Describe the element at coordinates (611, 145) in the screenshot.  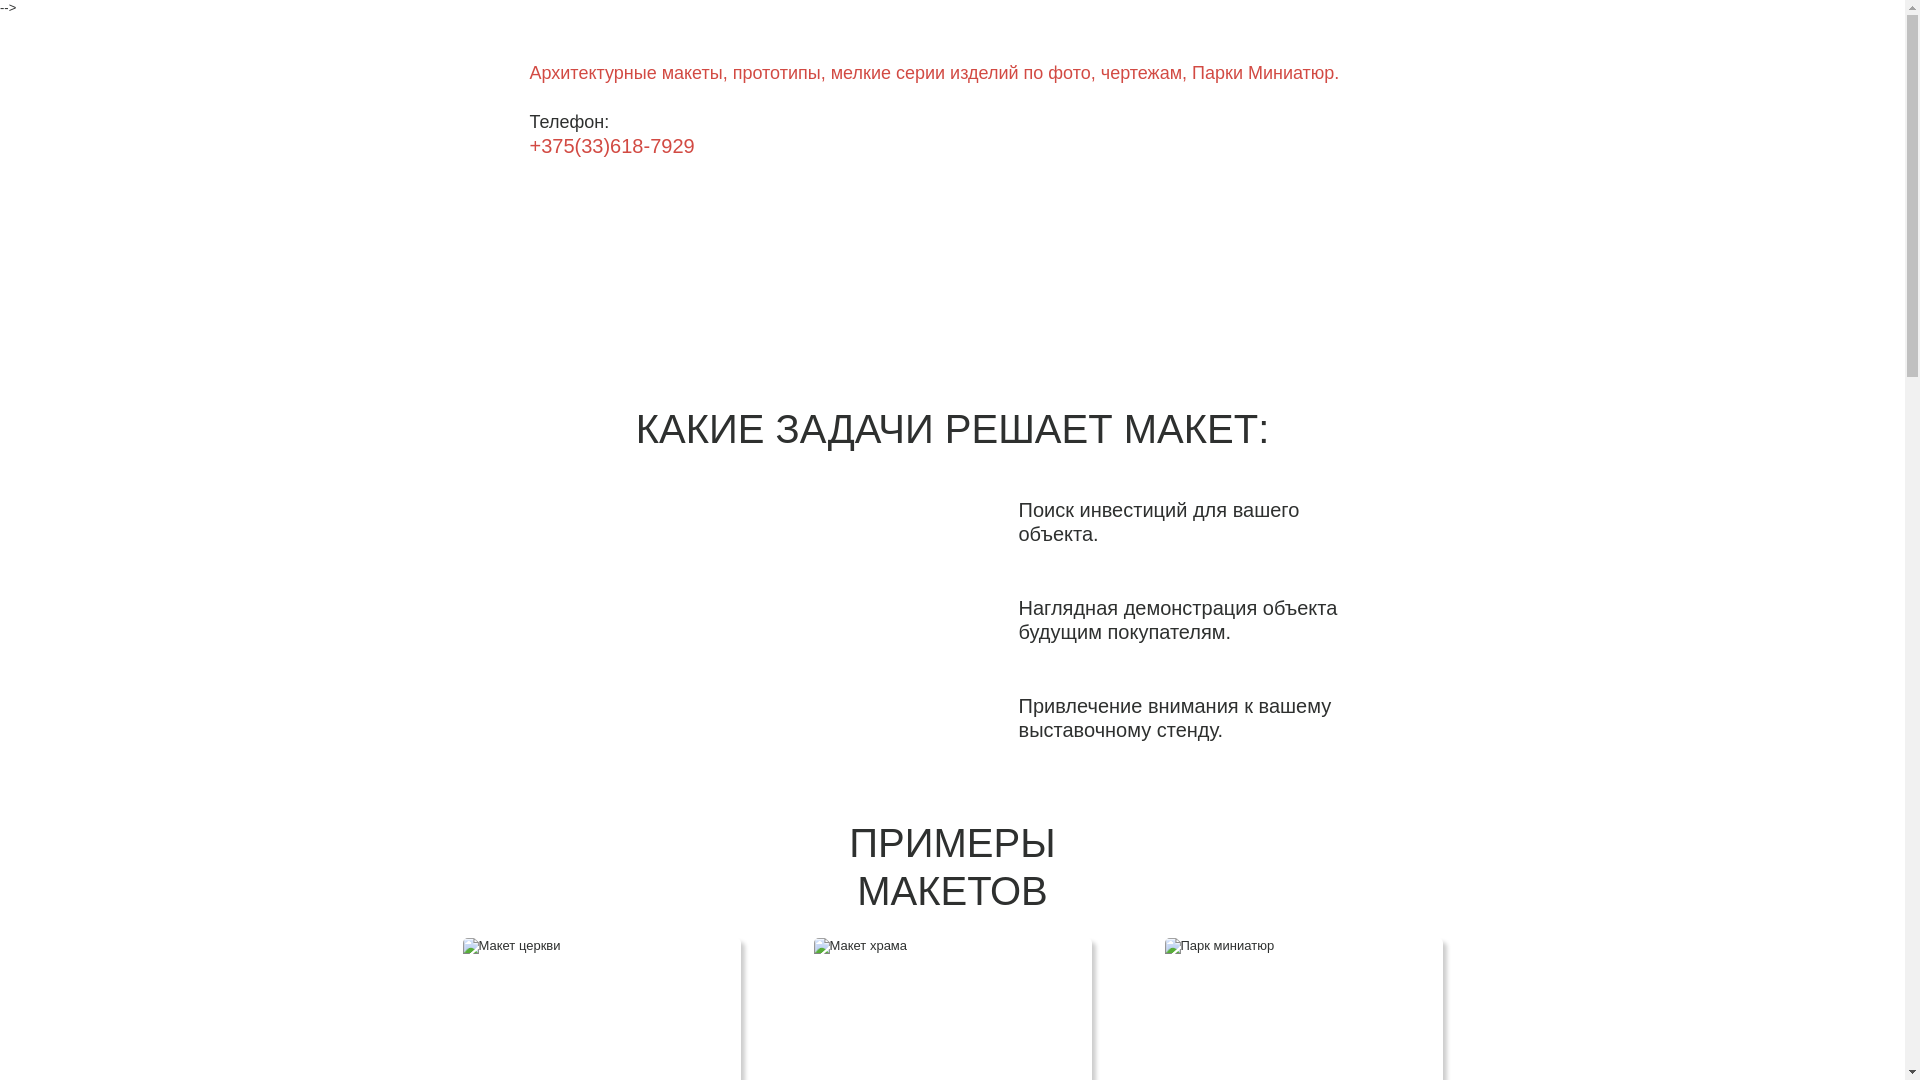
I see `'+375(33)618-7929'` at that location.